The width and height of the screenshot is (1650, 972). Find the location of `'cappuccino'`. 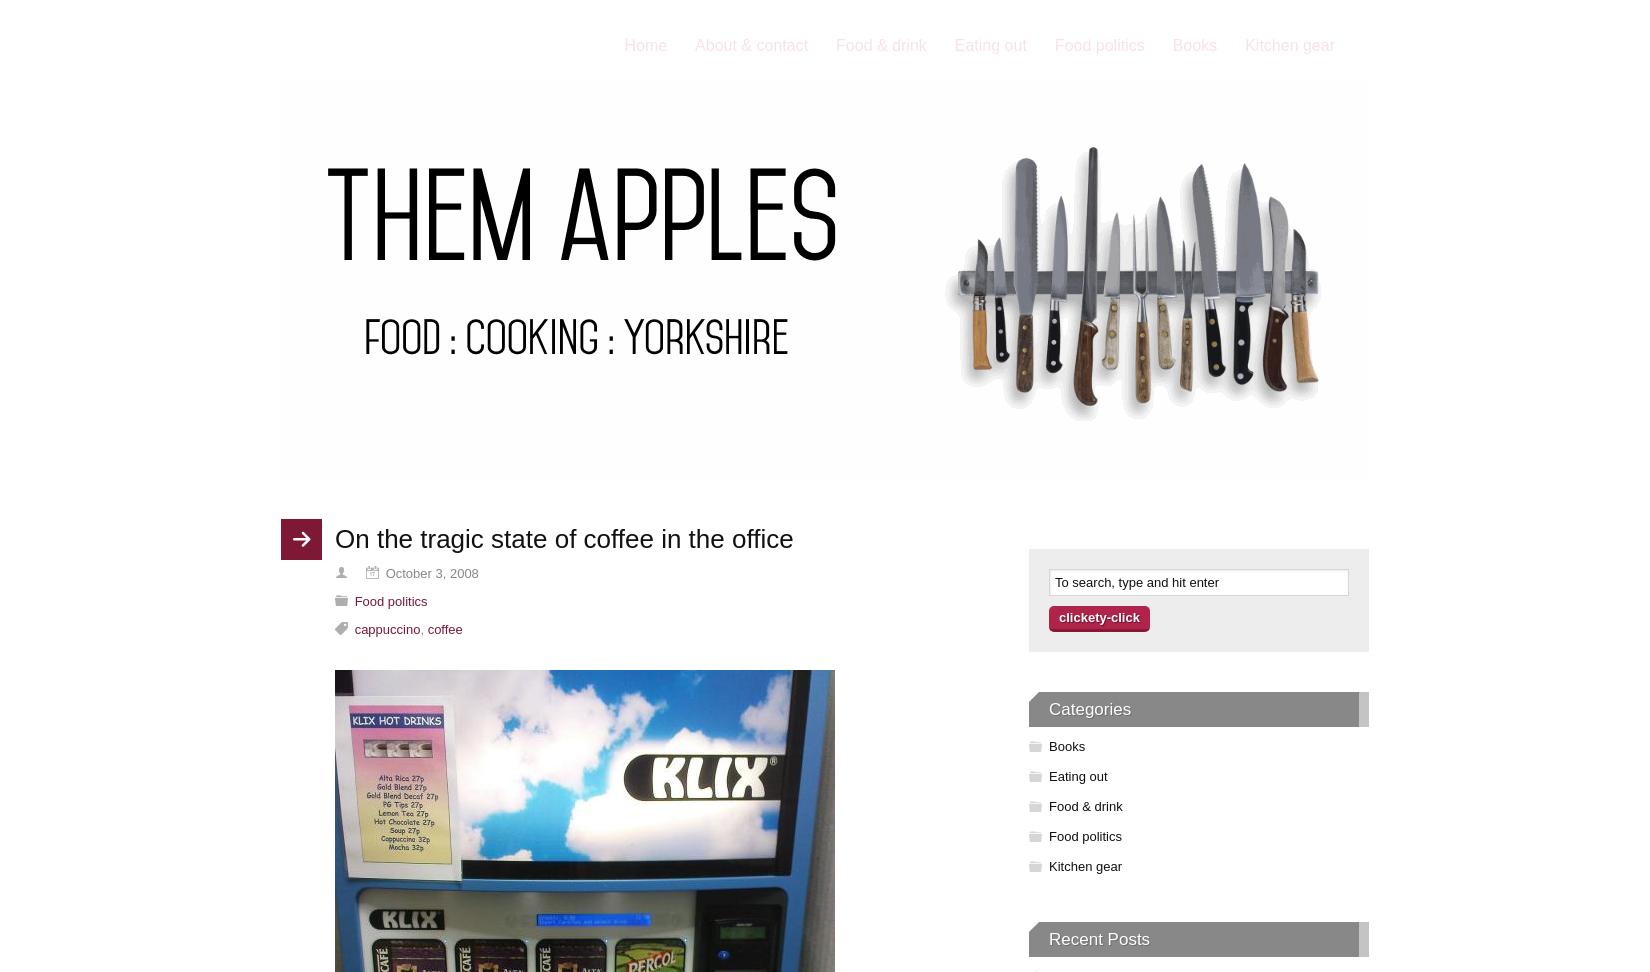

'cappuccino' is located at coordinates (386, 629).